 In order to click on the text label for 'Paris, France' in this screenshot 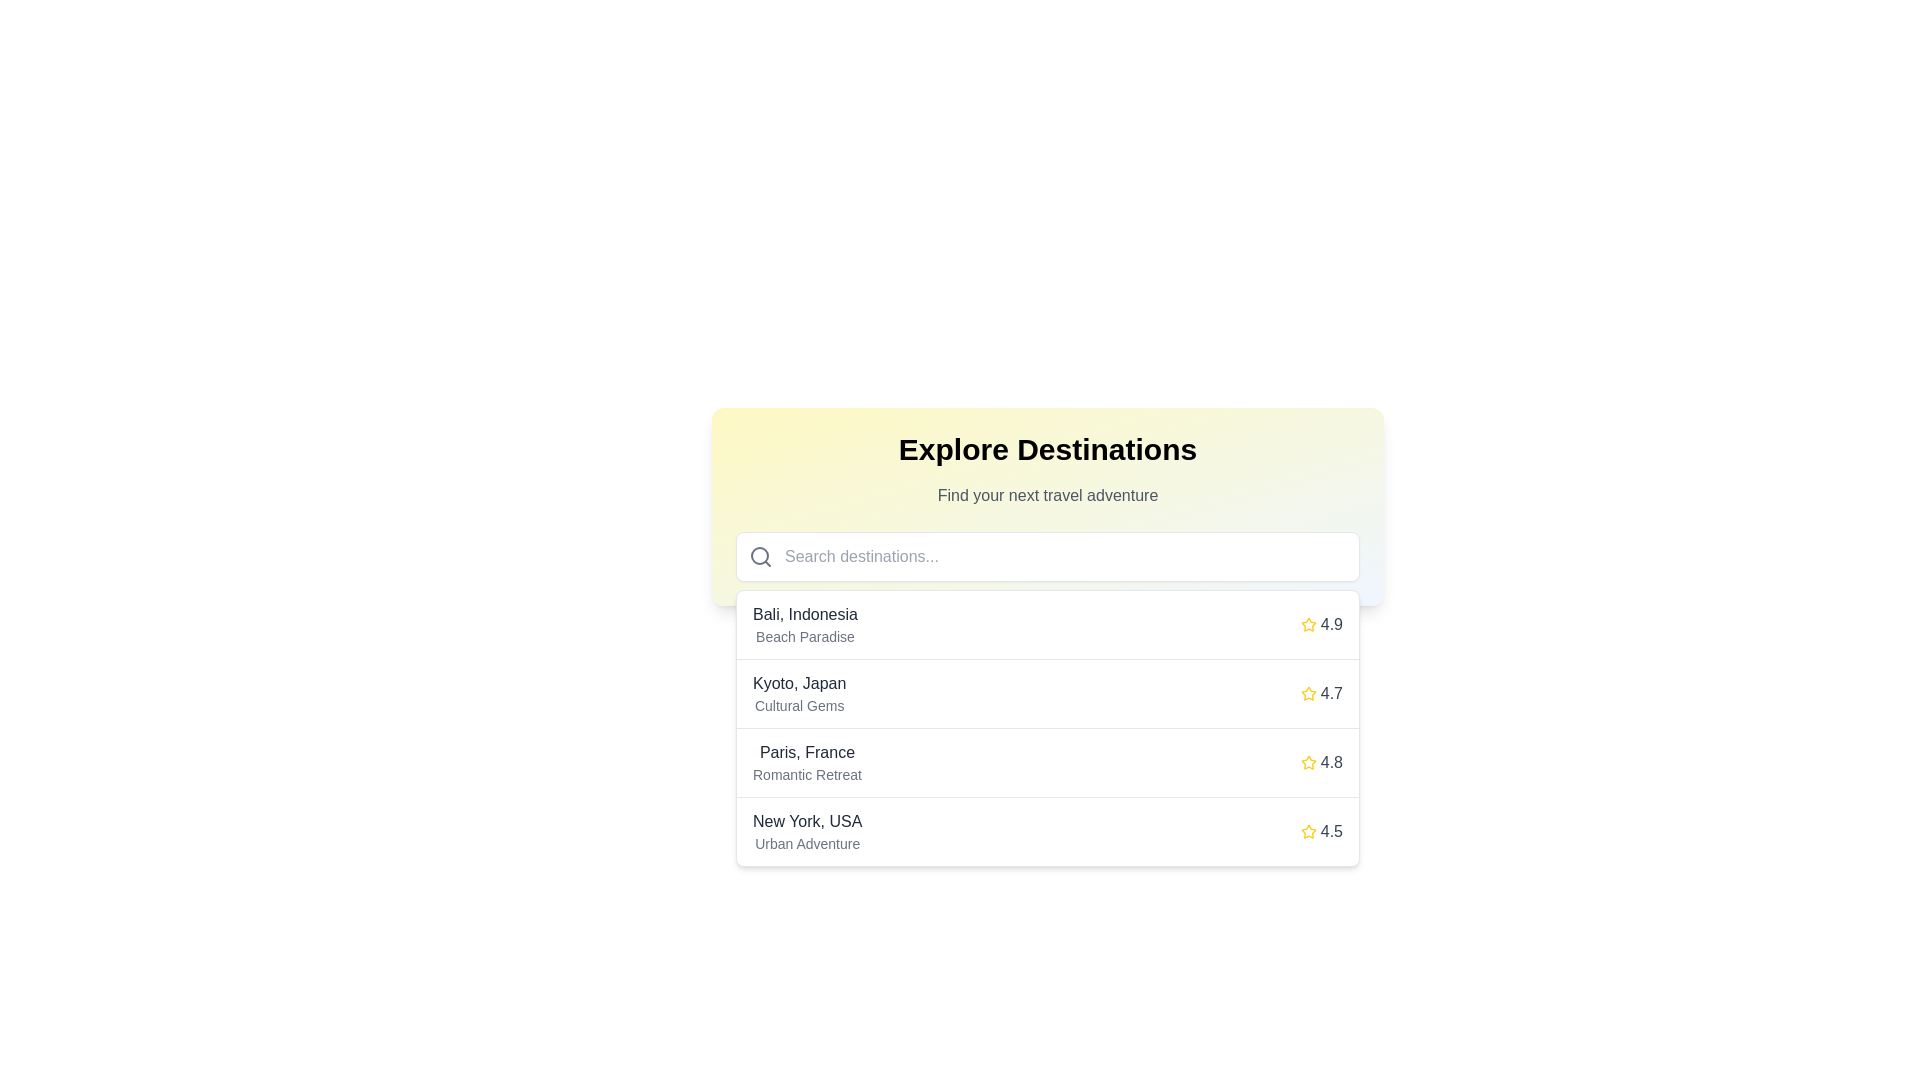, I will do `click(807, 763)`.